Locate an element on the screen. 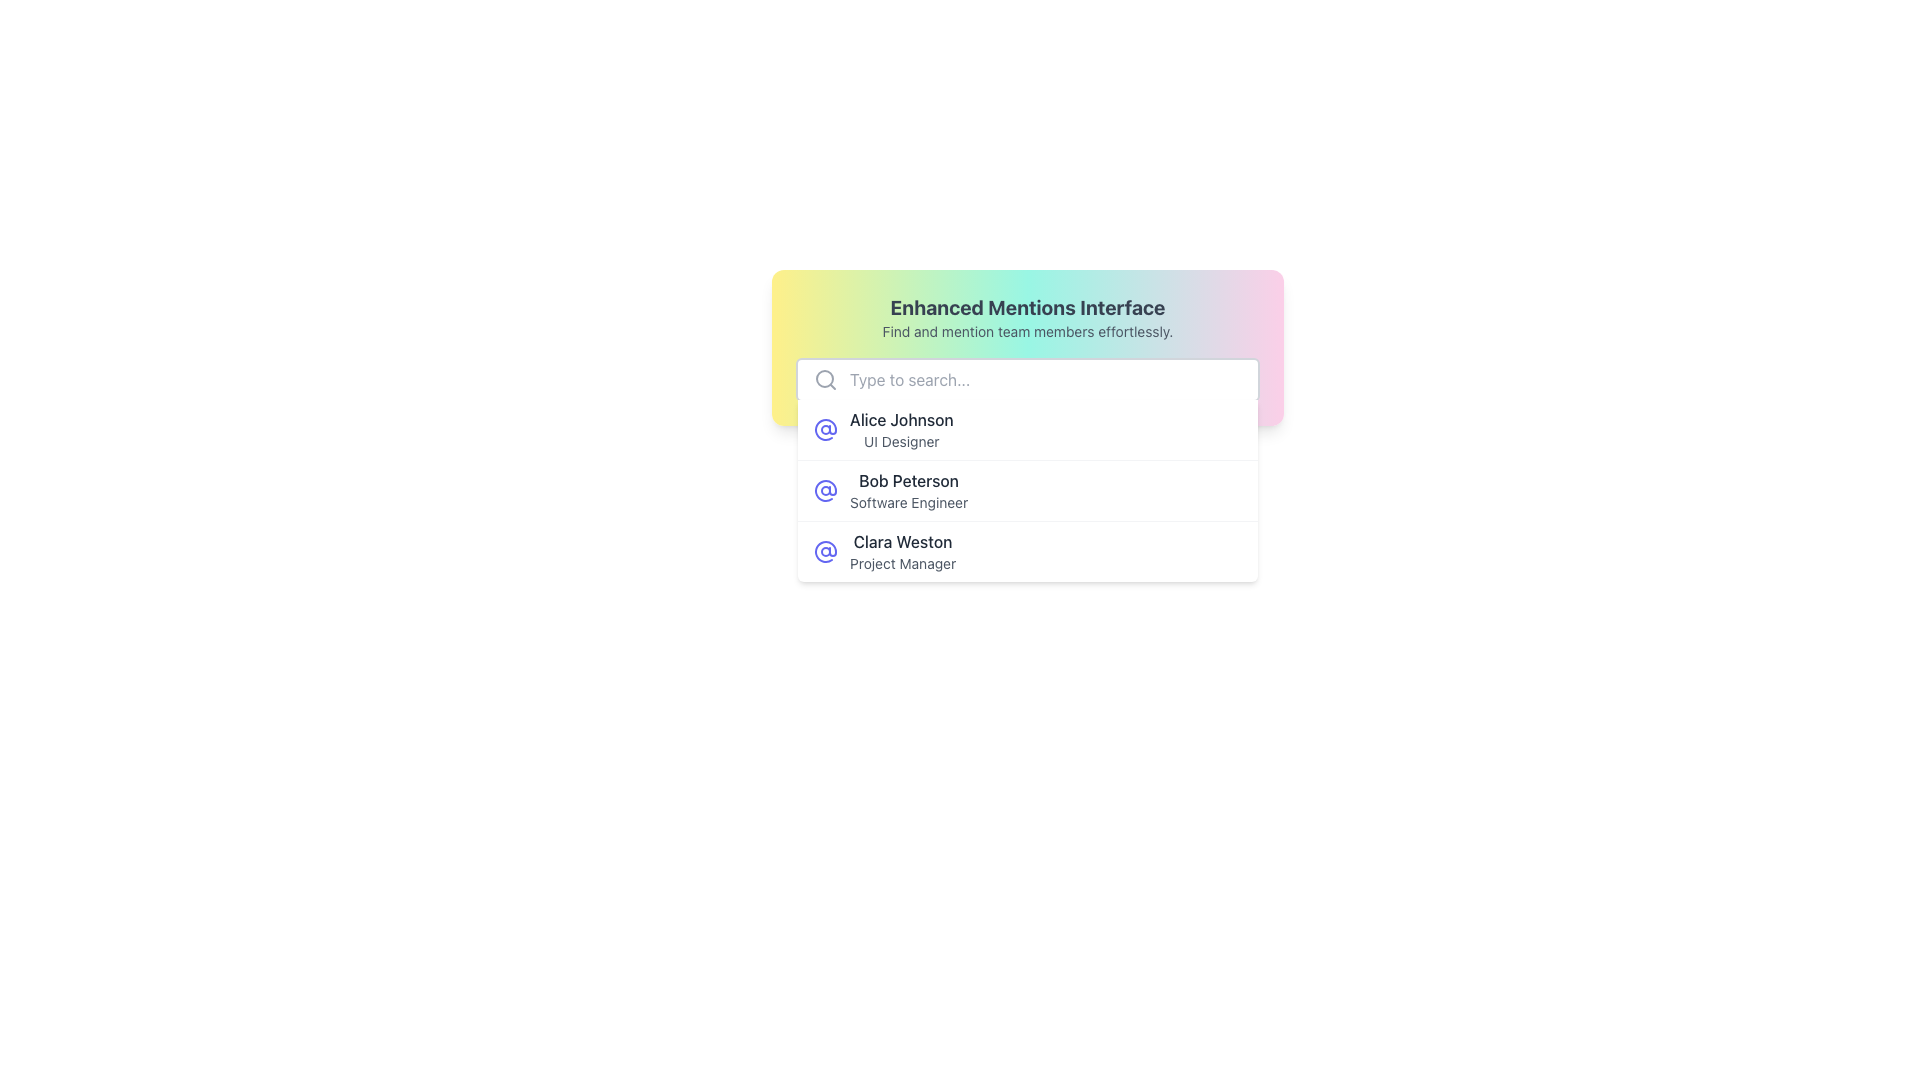 This screenshot has height=1080, width=1920. the third item in the dropdown menu that displays personnel names and roles is located at coordinates (902, 551).